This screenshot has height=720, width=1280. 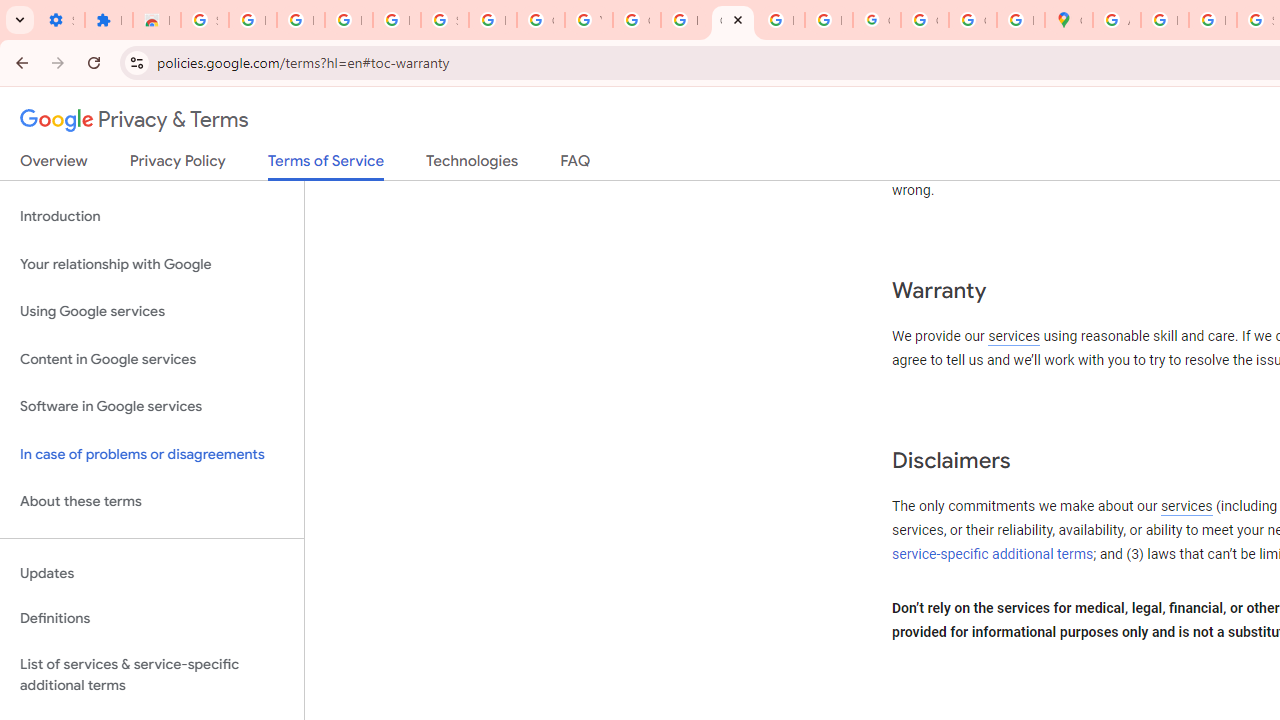 What do you see at coordinates (151, 263) in the screenshot?
I see `'Your relationship with Google'` at bounding box center [151, 263].